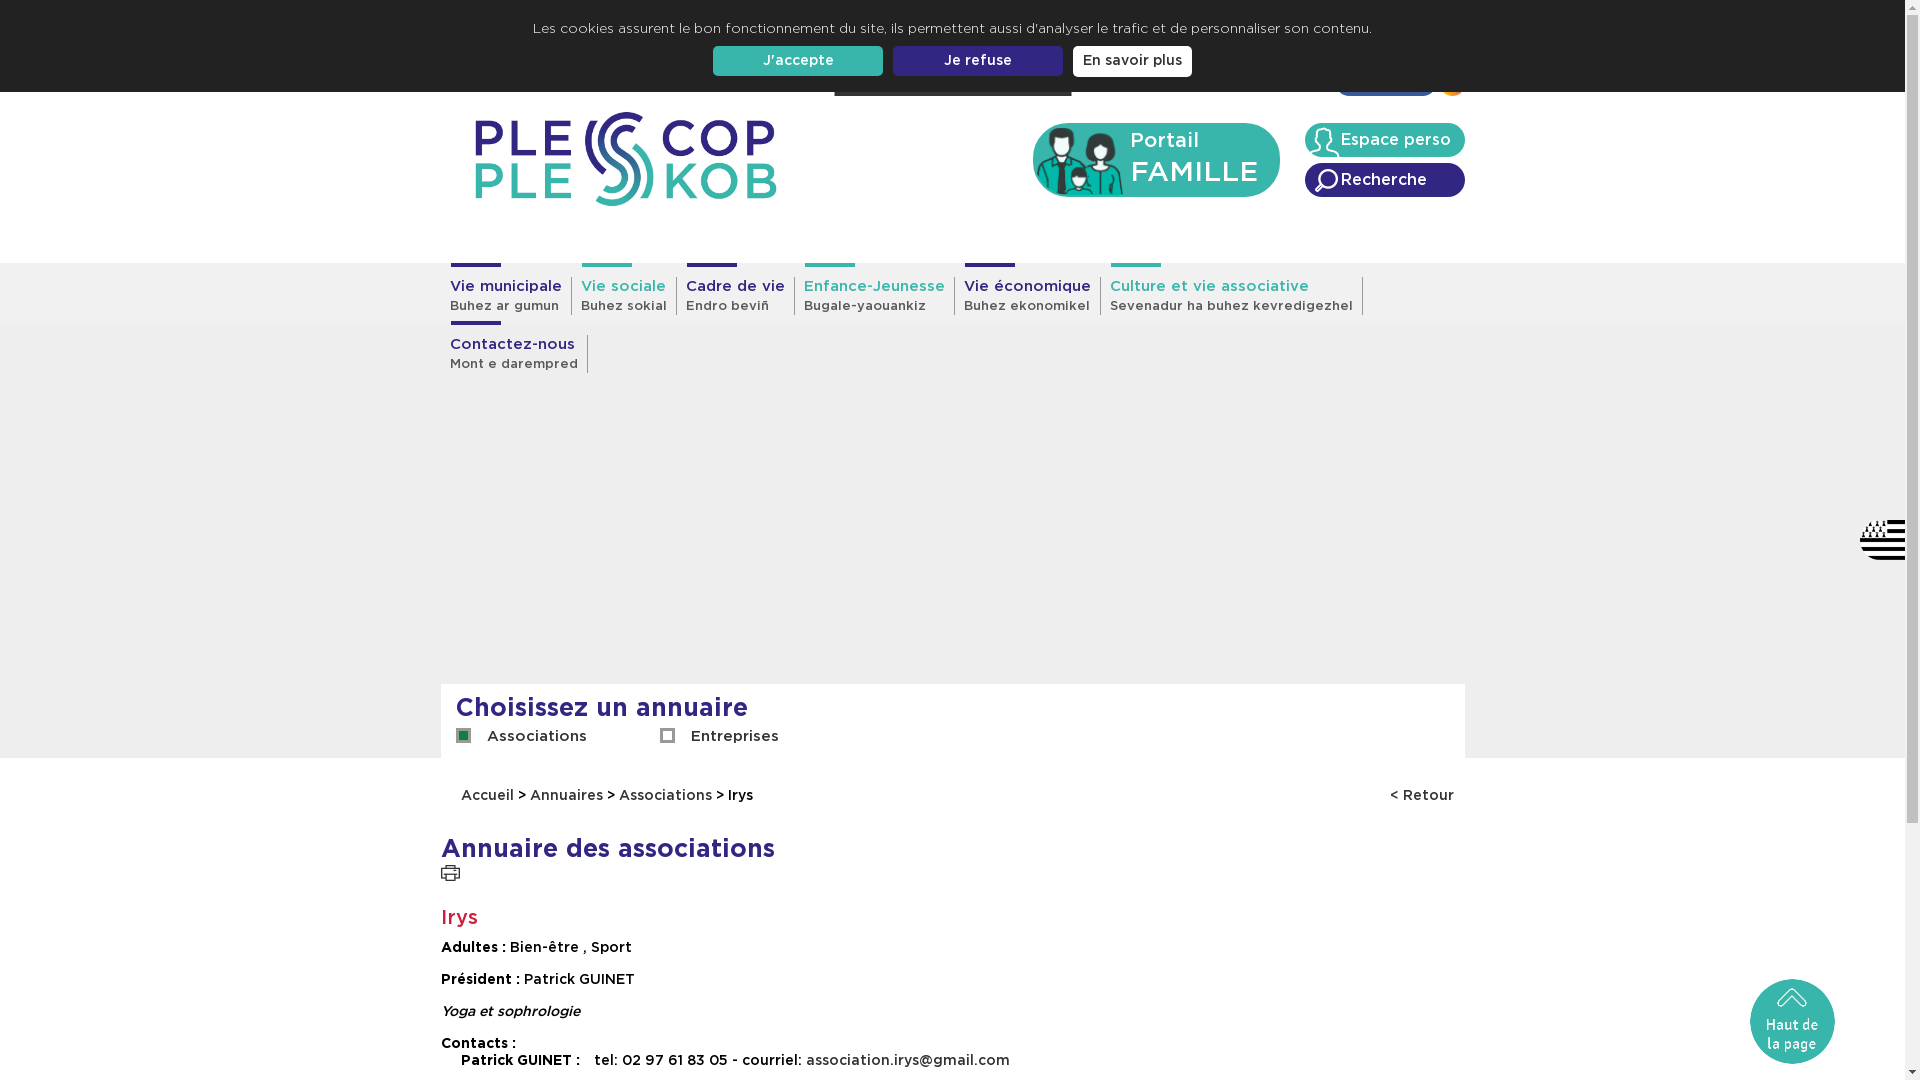 The height and width of the screenshot is (1080, 1920). What do you see at coordinates (565, 794) in the screenshot?
I see `'Annuaires'` at bounding box center [565, 794].